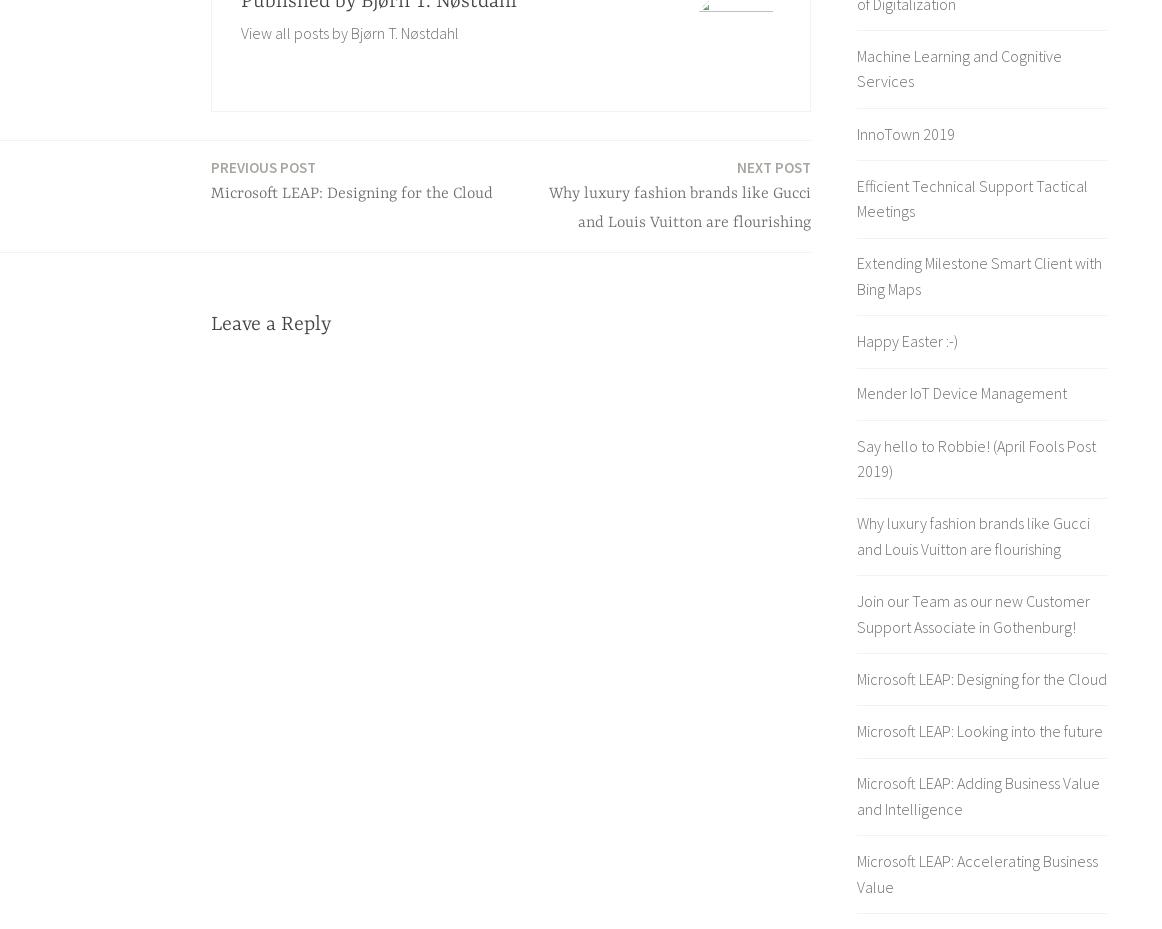 The image size is (1162, 929). Describe the element at coordinates (972, 612) in the screenshot. I see `'Join our Team as our new Customer Support Associate in Gothenburg!'` at that location.